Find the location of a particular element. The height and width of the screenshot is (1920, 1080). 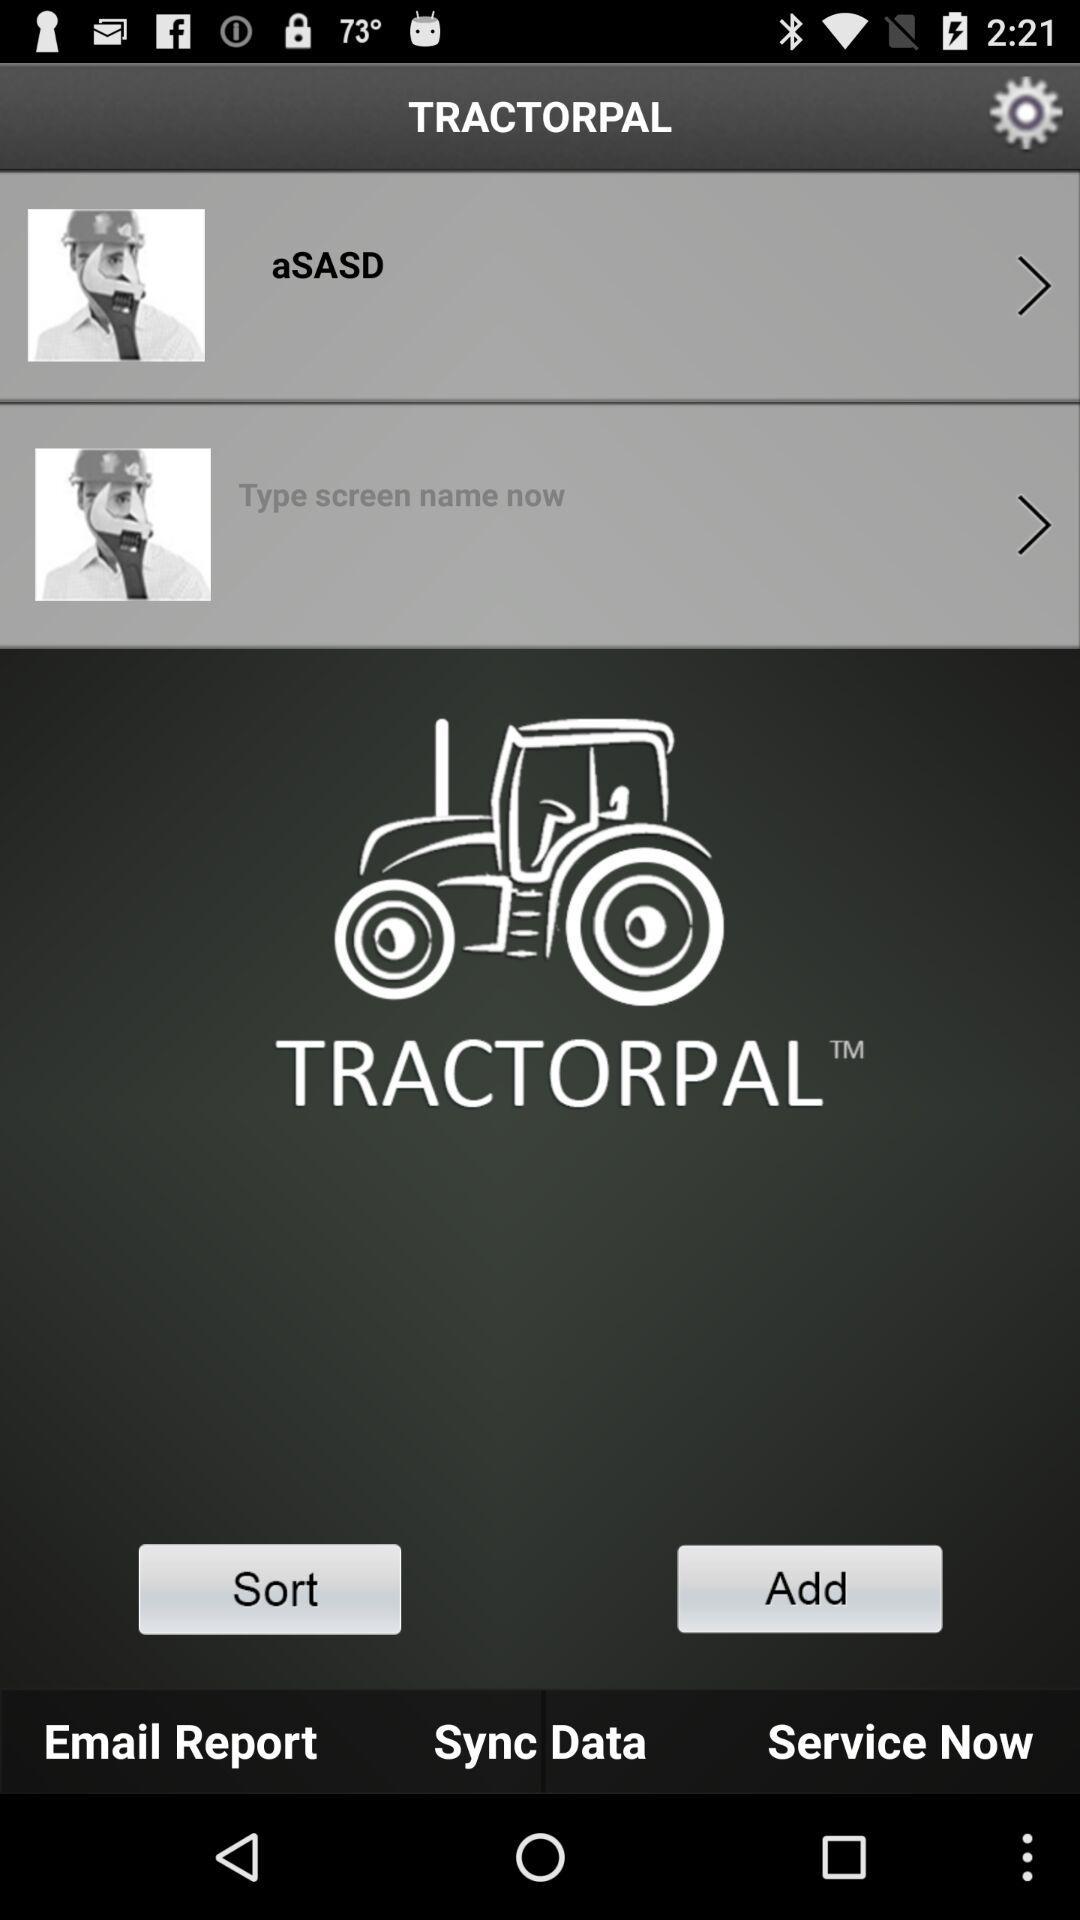

next is located at coordinates (1034, 284).